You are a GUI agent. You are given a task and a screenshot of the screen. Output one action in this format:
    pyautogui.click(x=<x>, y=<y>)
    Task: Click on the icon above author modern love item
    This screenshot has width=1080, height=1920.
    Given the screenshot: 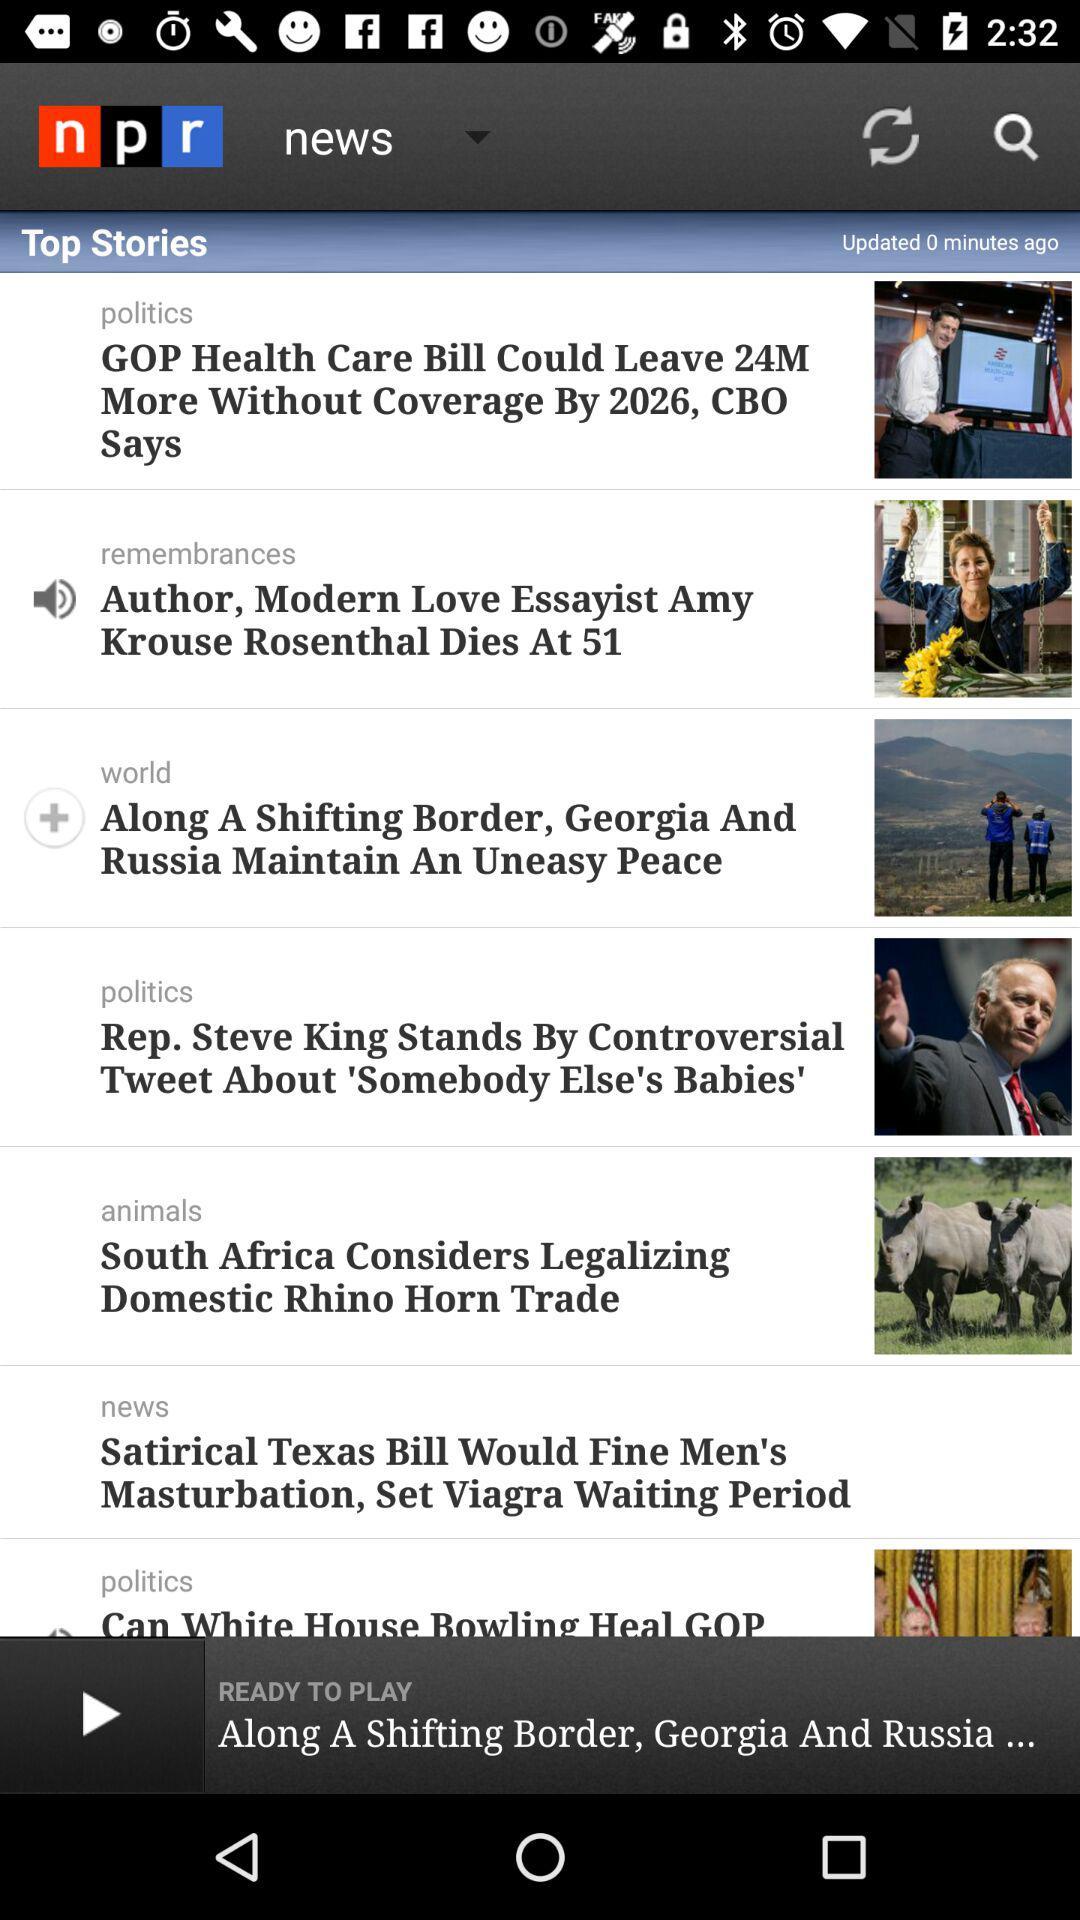 What is the action you would take?
    pyautogui.click(x=487, y=552)
    